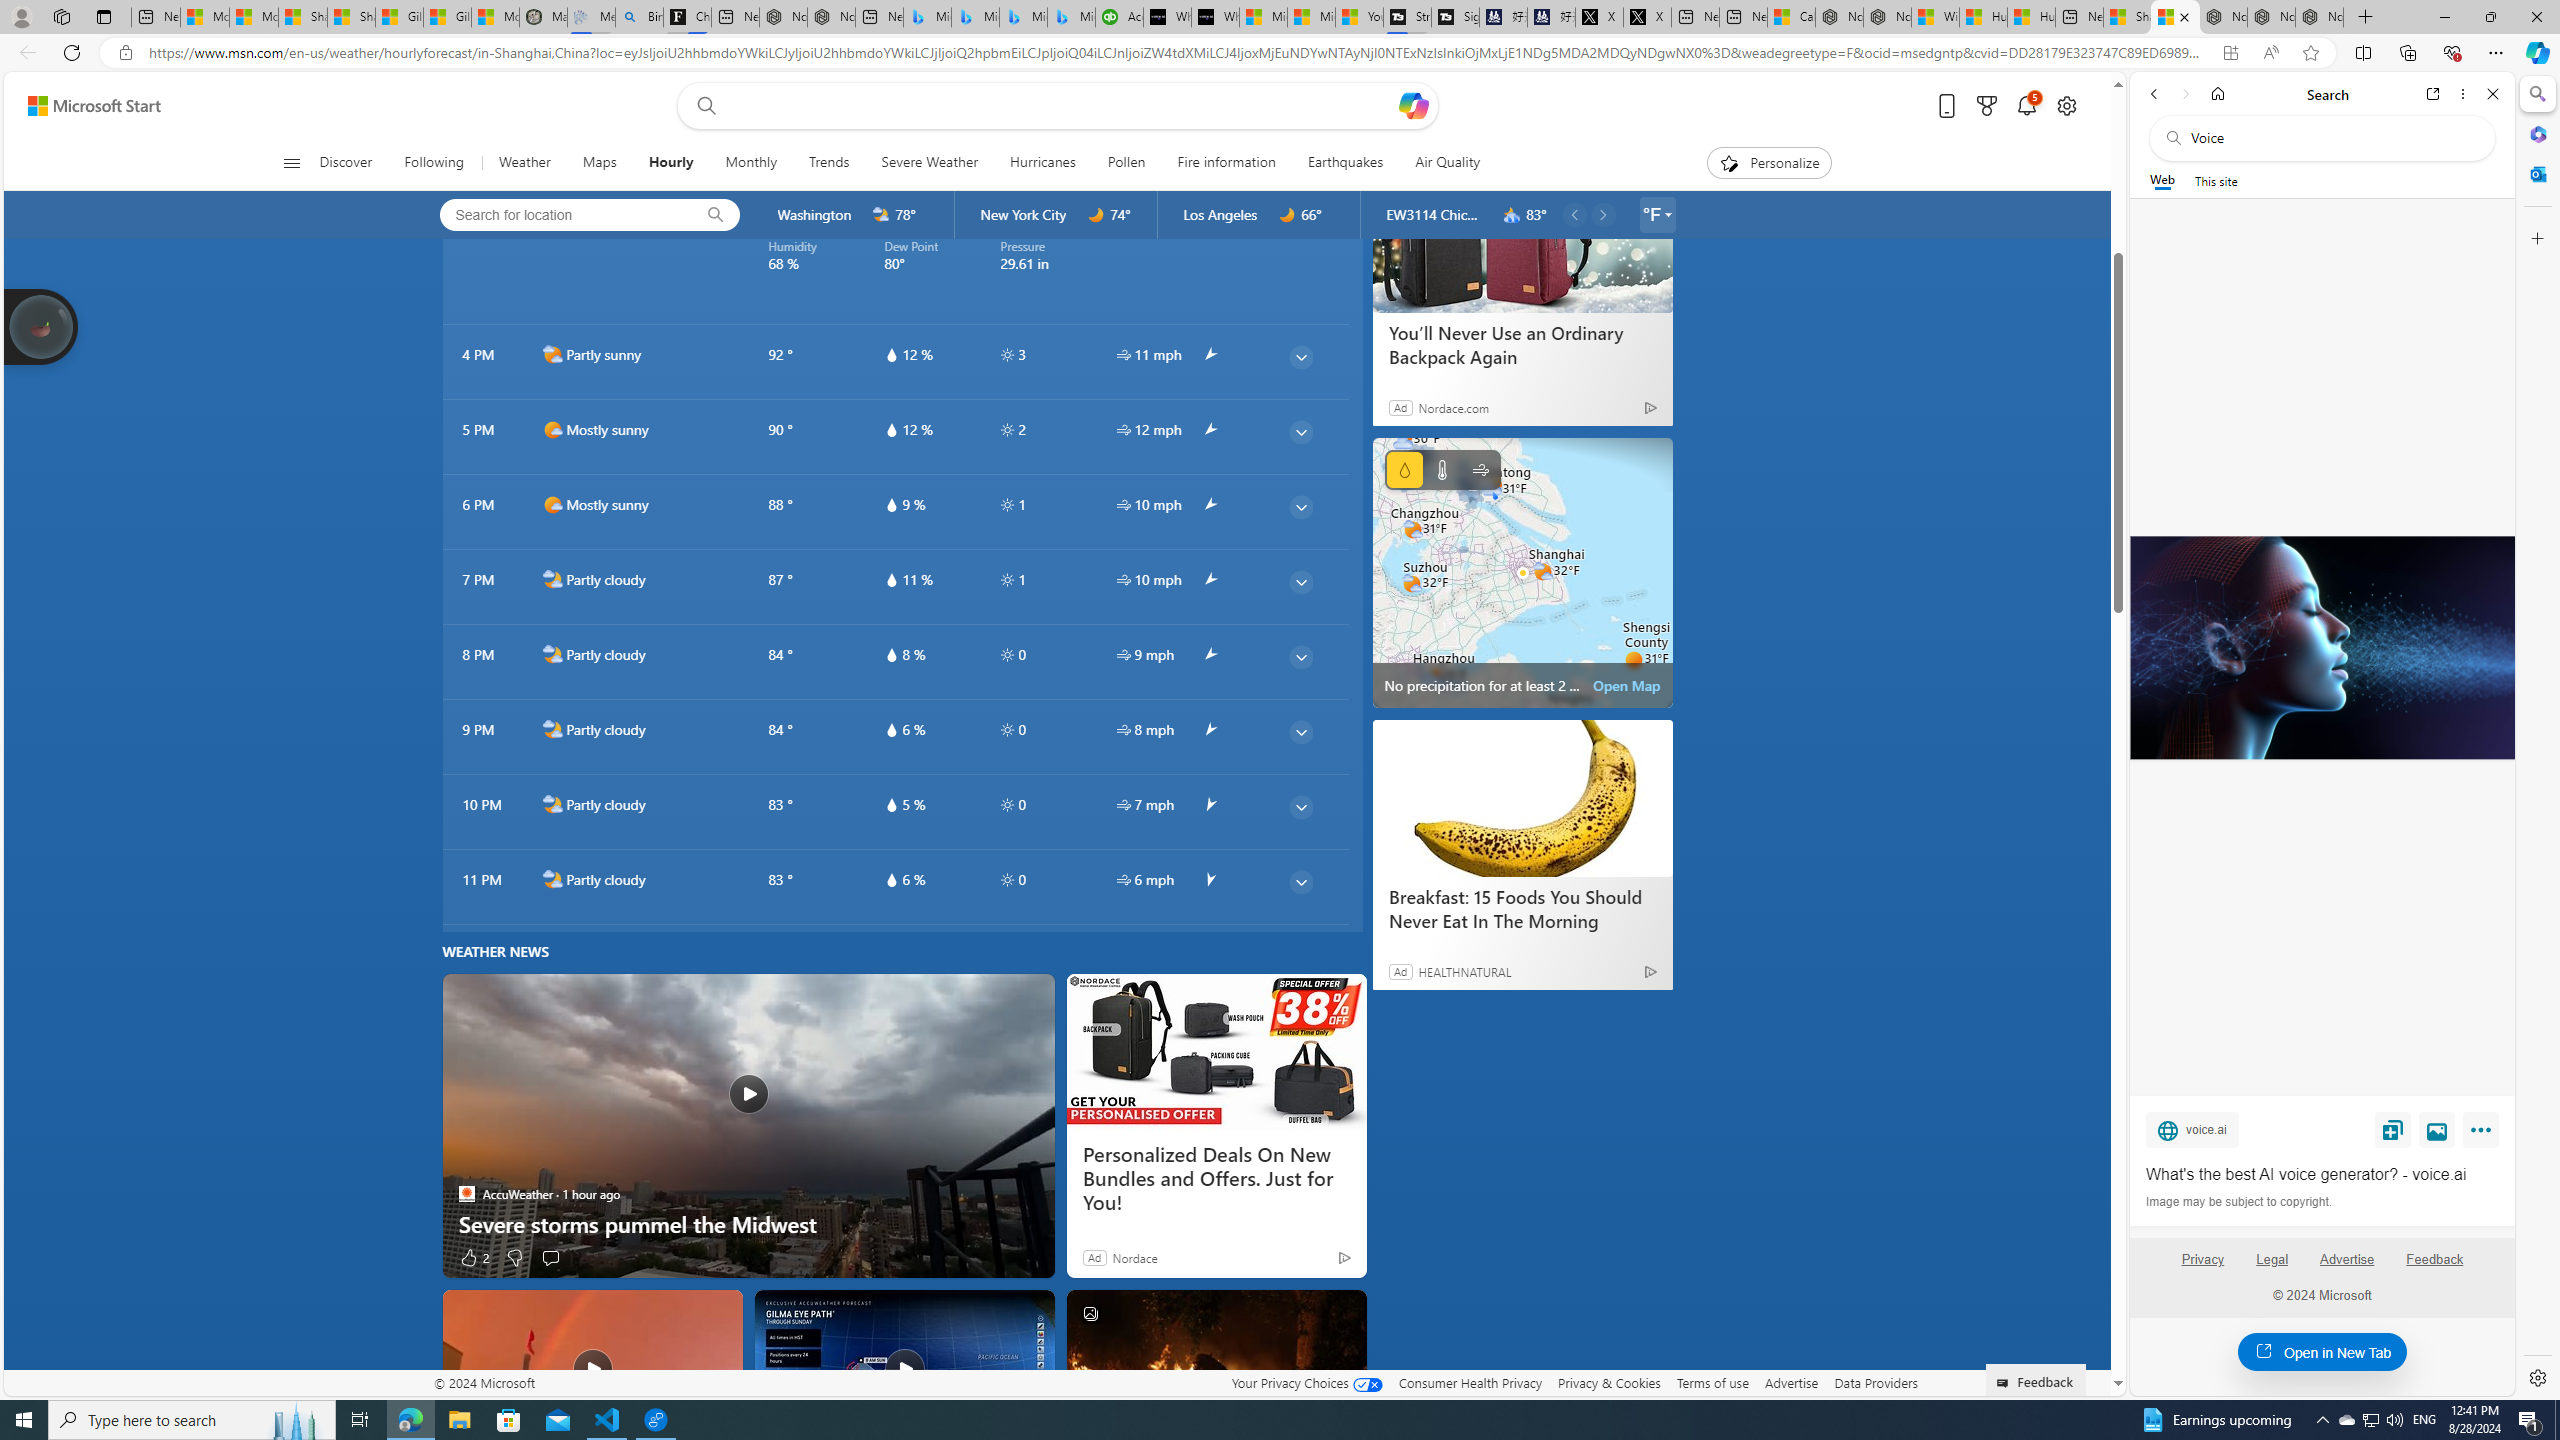 The width and height of the screenshot is (2560, 1440). I want to click on 'Spectacular red sky and rainbow light up Golden Valley sky', so click(591, 1367).